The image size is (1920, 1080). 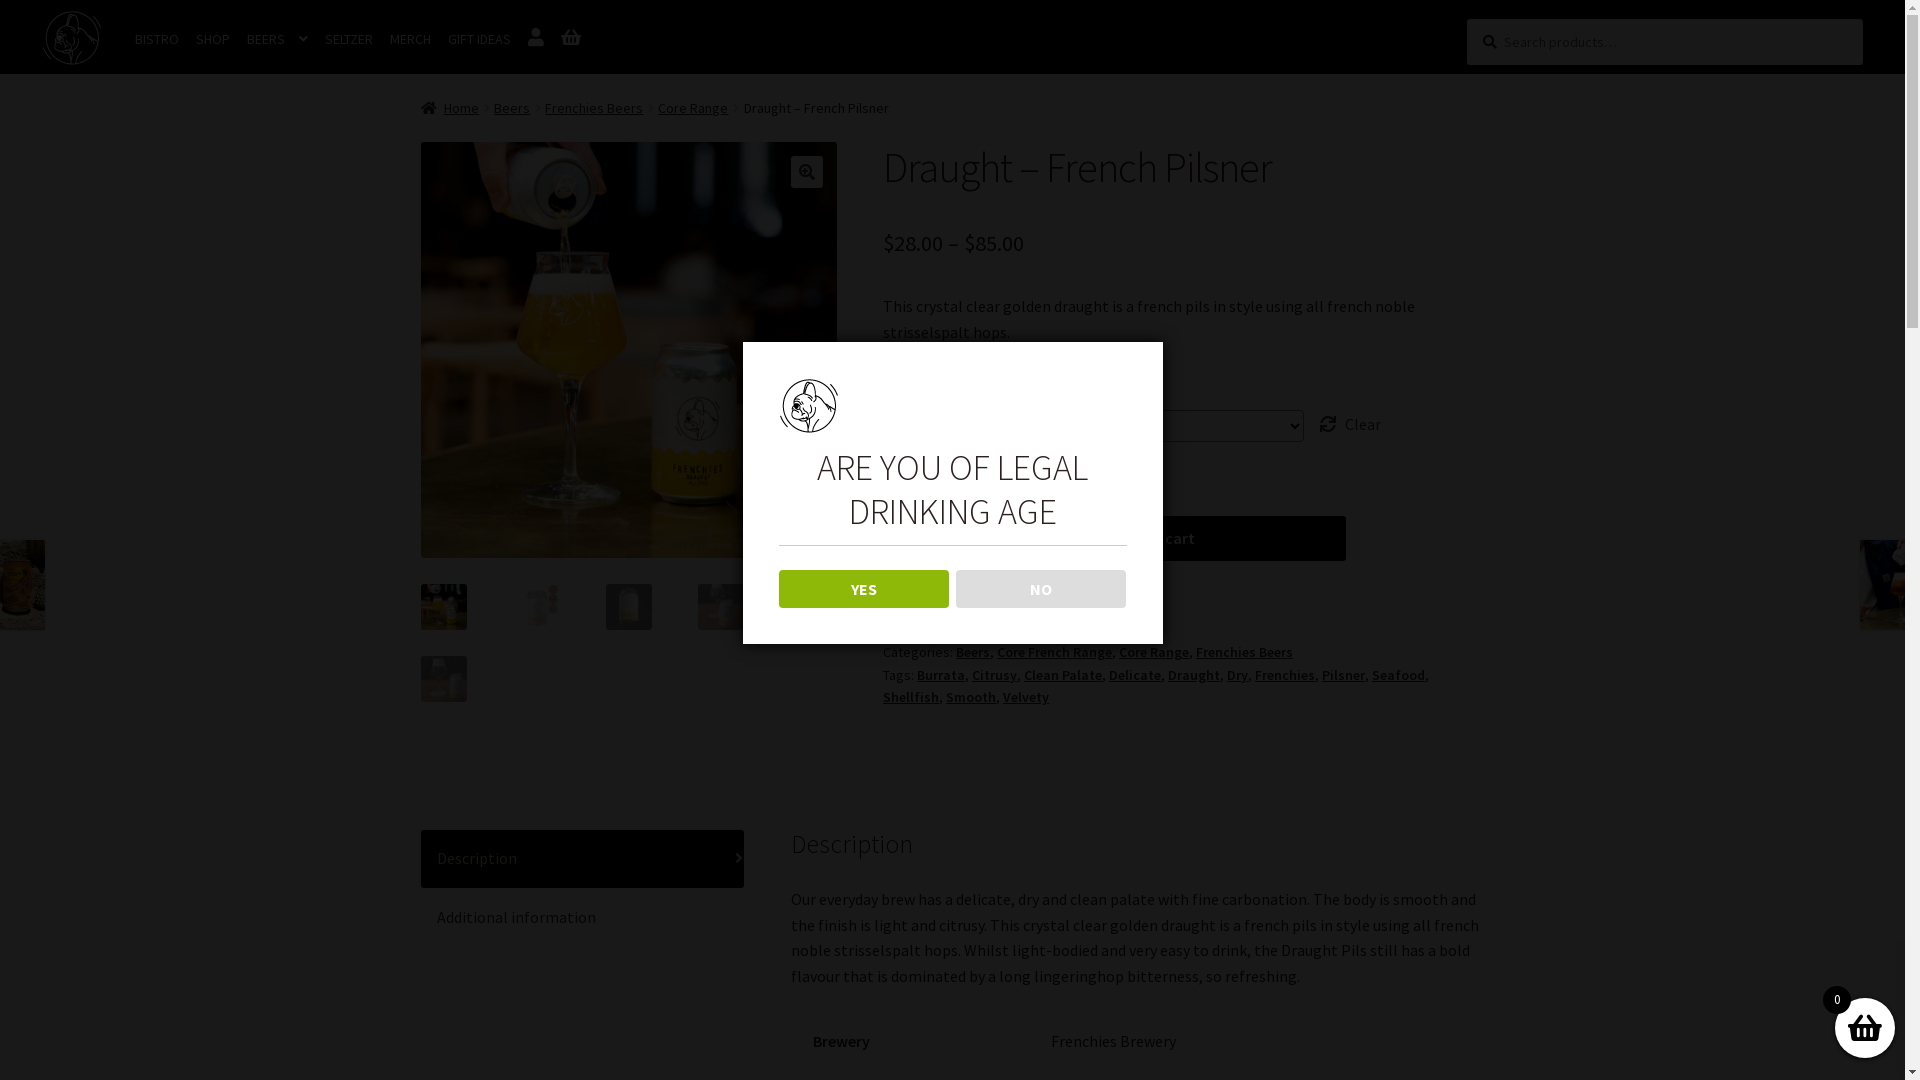 I want to click on 'Frenchies', so click(x=1285, y=675).